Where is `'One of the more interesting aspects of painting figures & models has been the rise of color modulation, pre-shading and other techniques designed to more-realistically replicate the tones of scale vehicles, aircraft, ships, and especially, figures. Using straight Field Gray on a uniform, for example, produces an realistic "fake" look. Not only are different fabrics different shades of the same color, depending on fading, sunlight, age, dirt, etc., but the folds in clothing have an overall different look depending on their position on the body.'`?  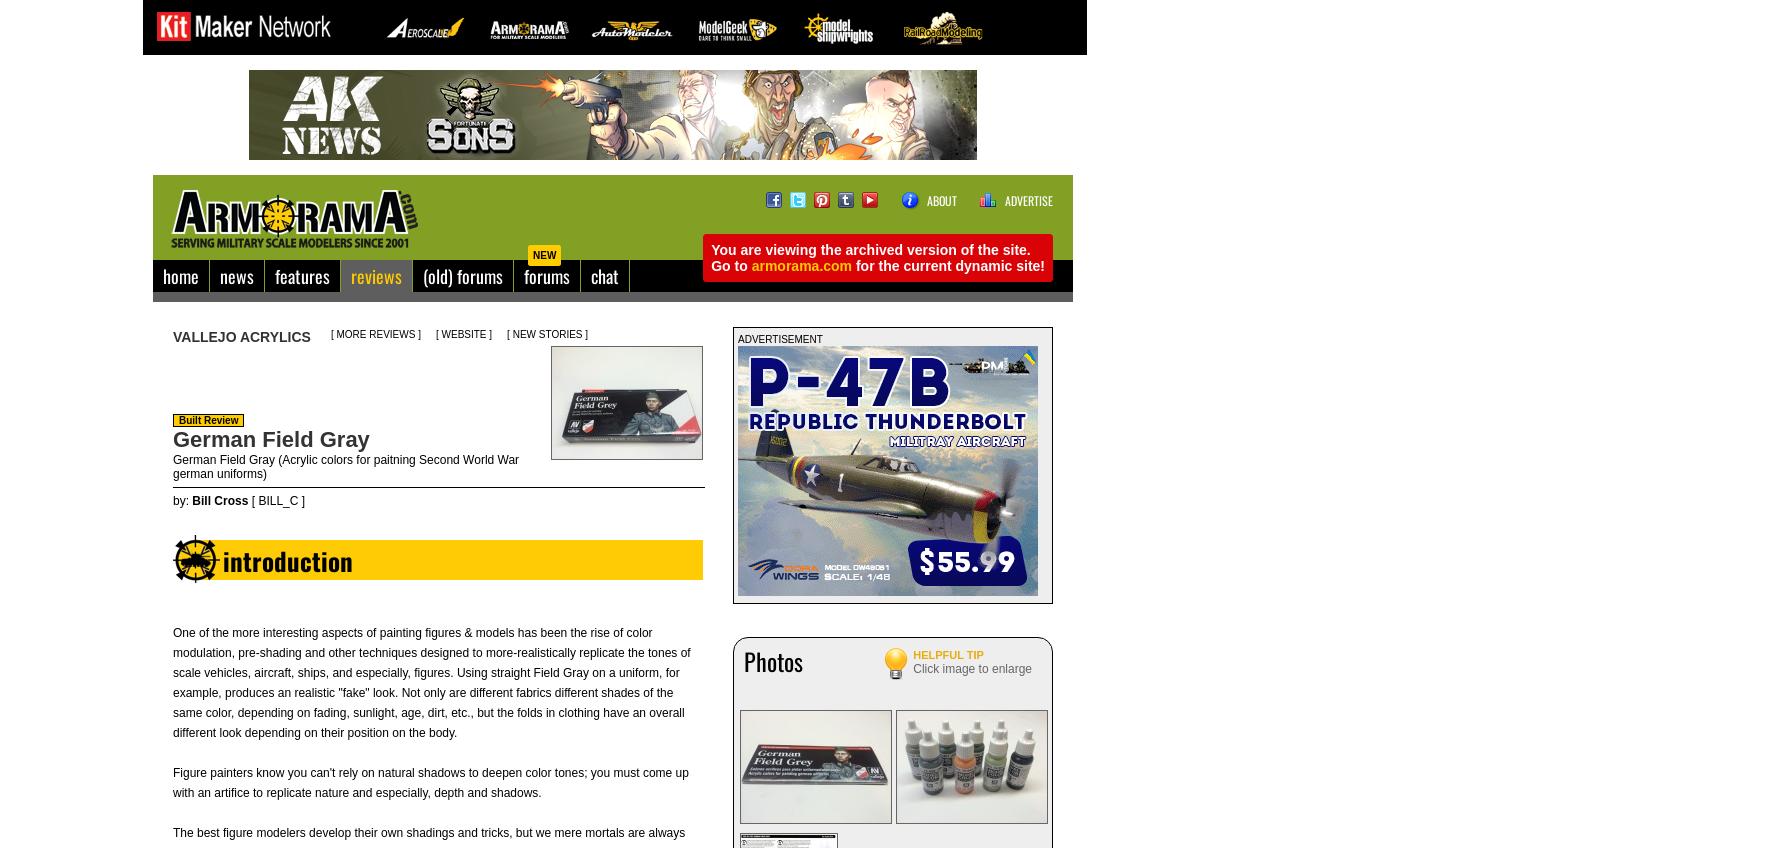
'One of the more interesting aspects of painting figures & models has been the rise of color modulation, pre-shading and other techniques designed to more-realistically replicate the tones of scale vehicles, aircraft, ships, and especially, figures. Using straight Field Gray on a uniform, for example, produces an realistic "fake" look. Not only are different fabrics different shades of the same color, depending on fading, sunlight, age, dirt, etc., but the folds in clothing have an overall different look depending on their position on the body.' is located at coordinates (431, 681).